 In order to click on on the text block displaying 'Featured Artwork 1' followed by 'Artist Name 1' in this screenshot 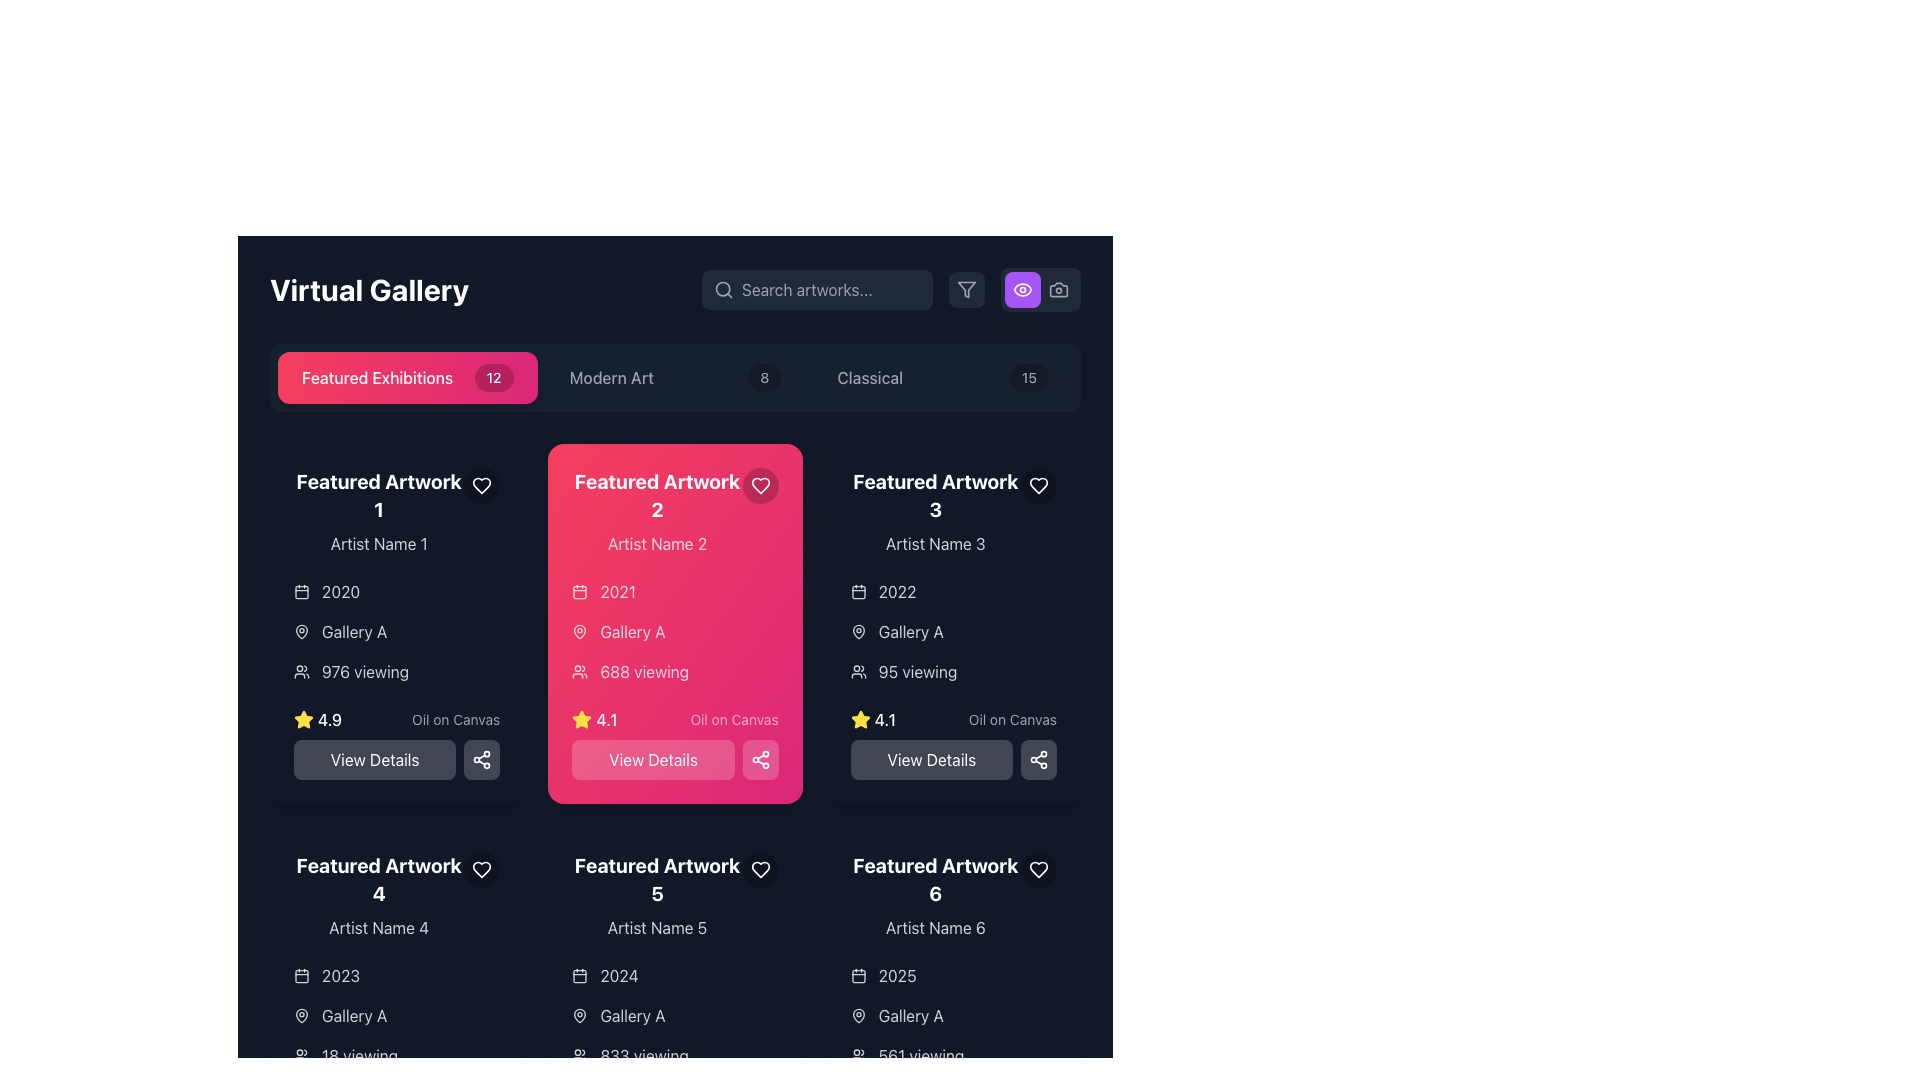, I will do `click(379, 511)`.